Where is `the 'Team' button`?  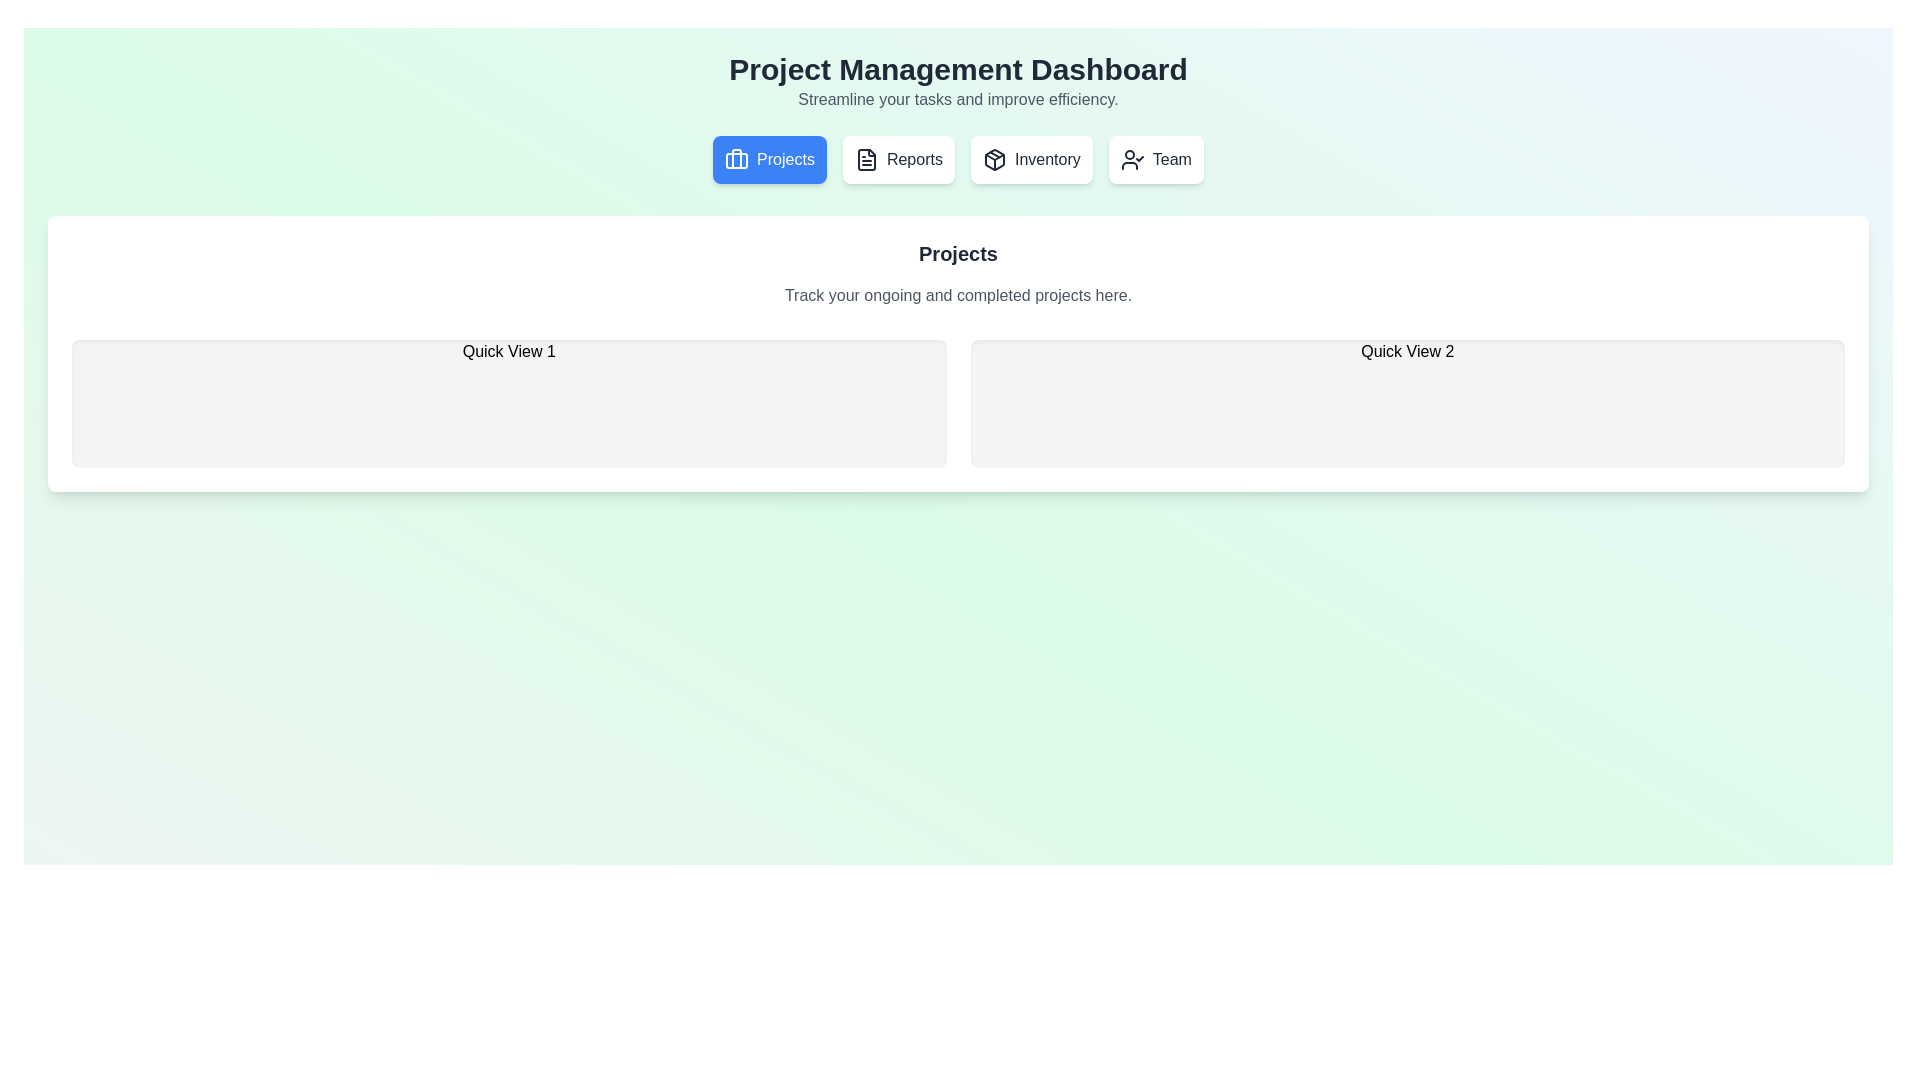
the 'Team' button is located at coordinates (1156, 158).